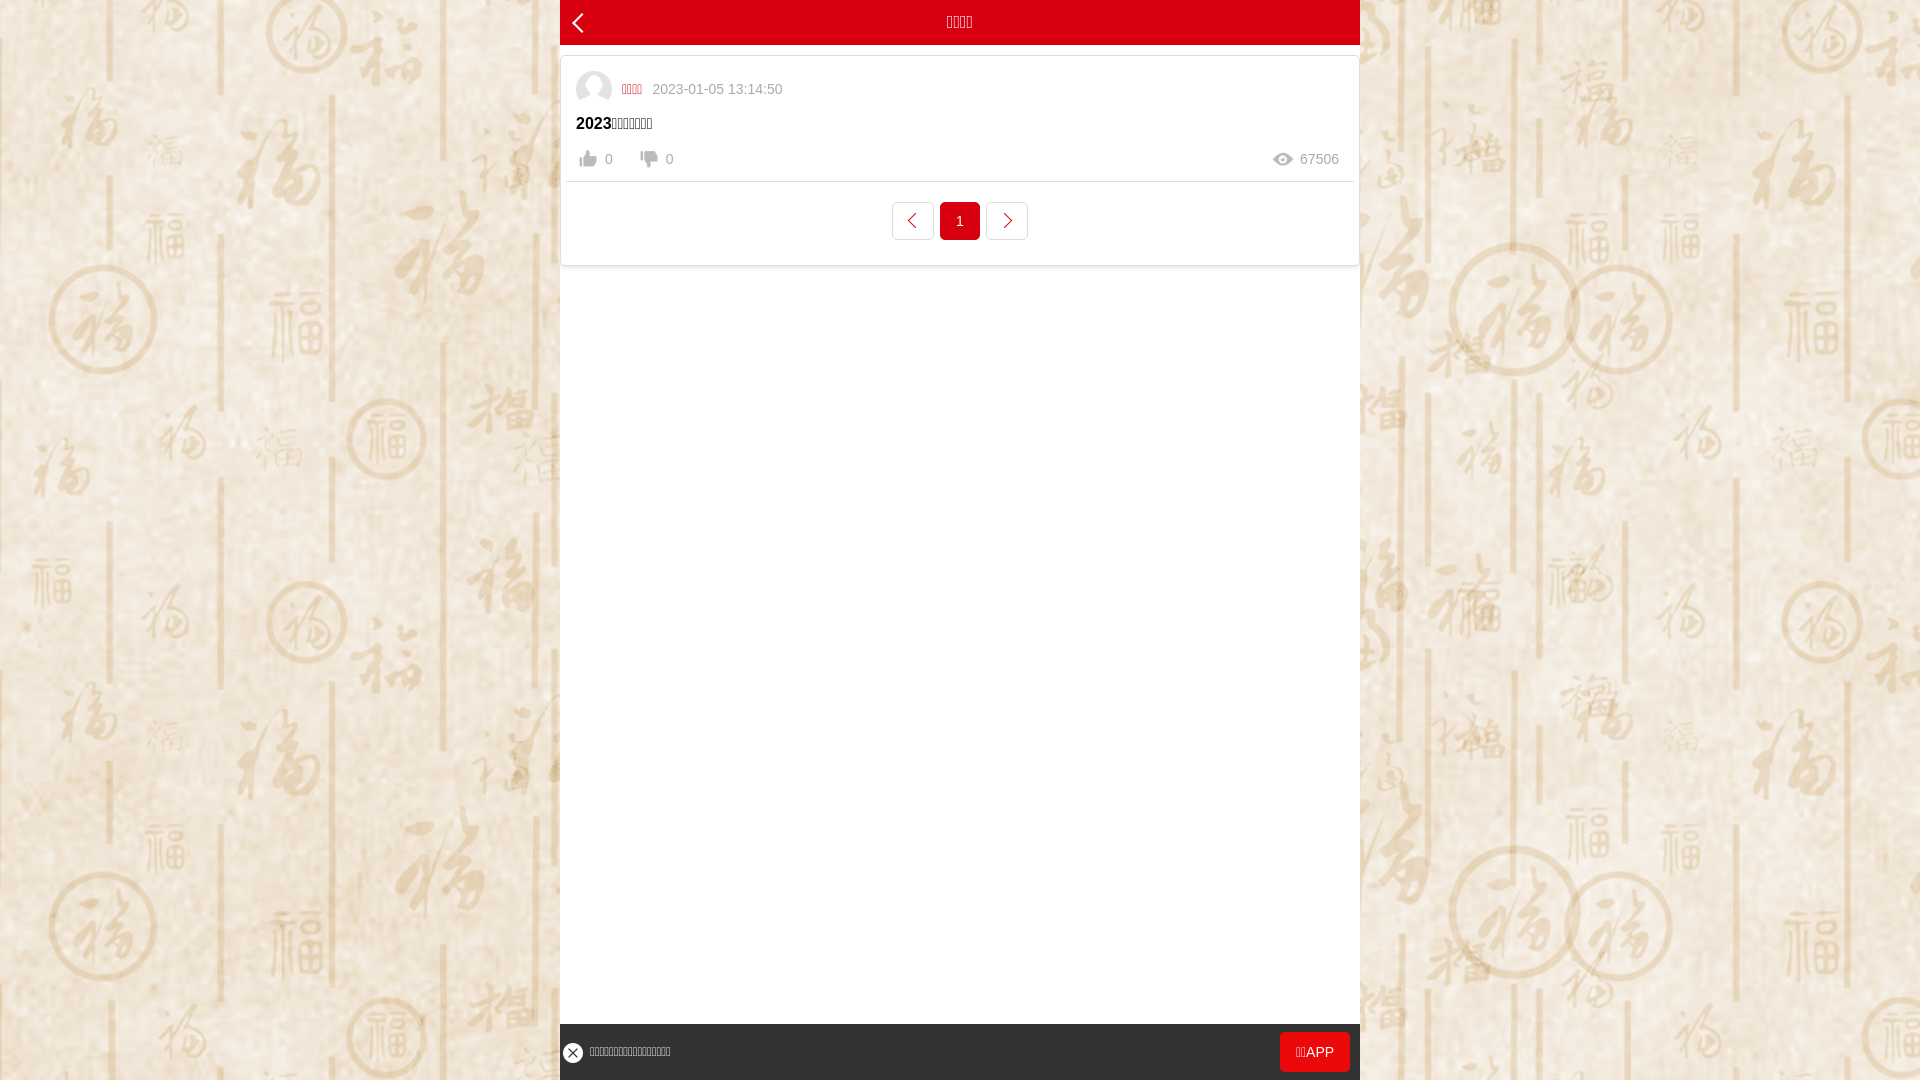 This screenshot has height=1080, width=1920. Describe the element at coordinates (960, 220) in the screenshot. I see `'1'` at that location.